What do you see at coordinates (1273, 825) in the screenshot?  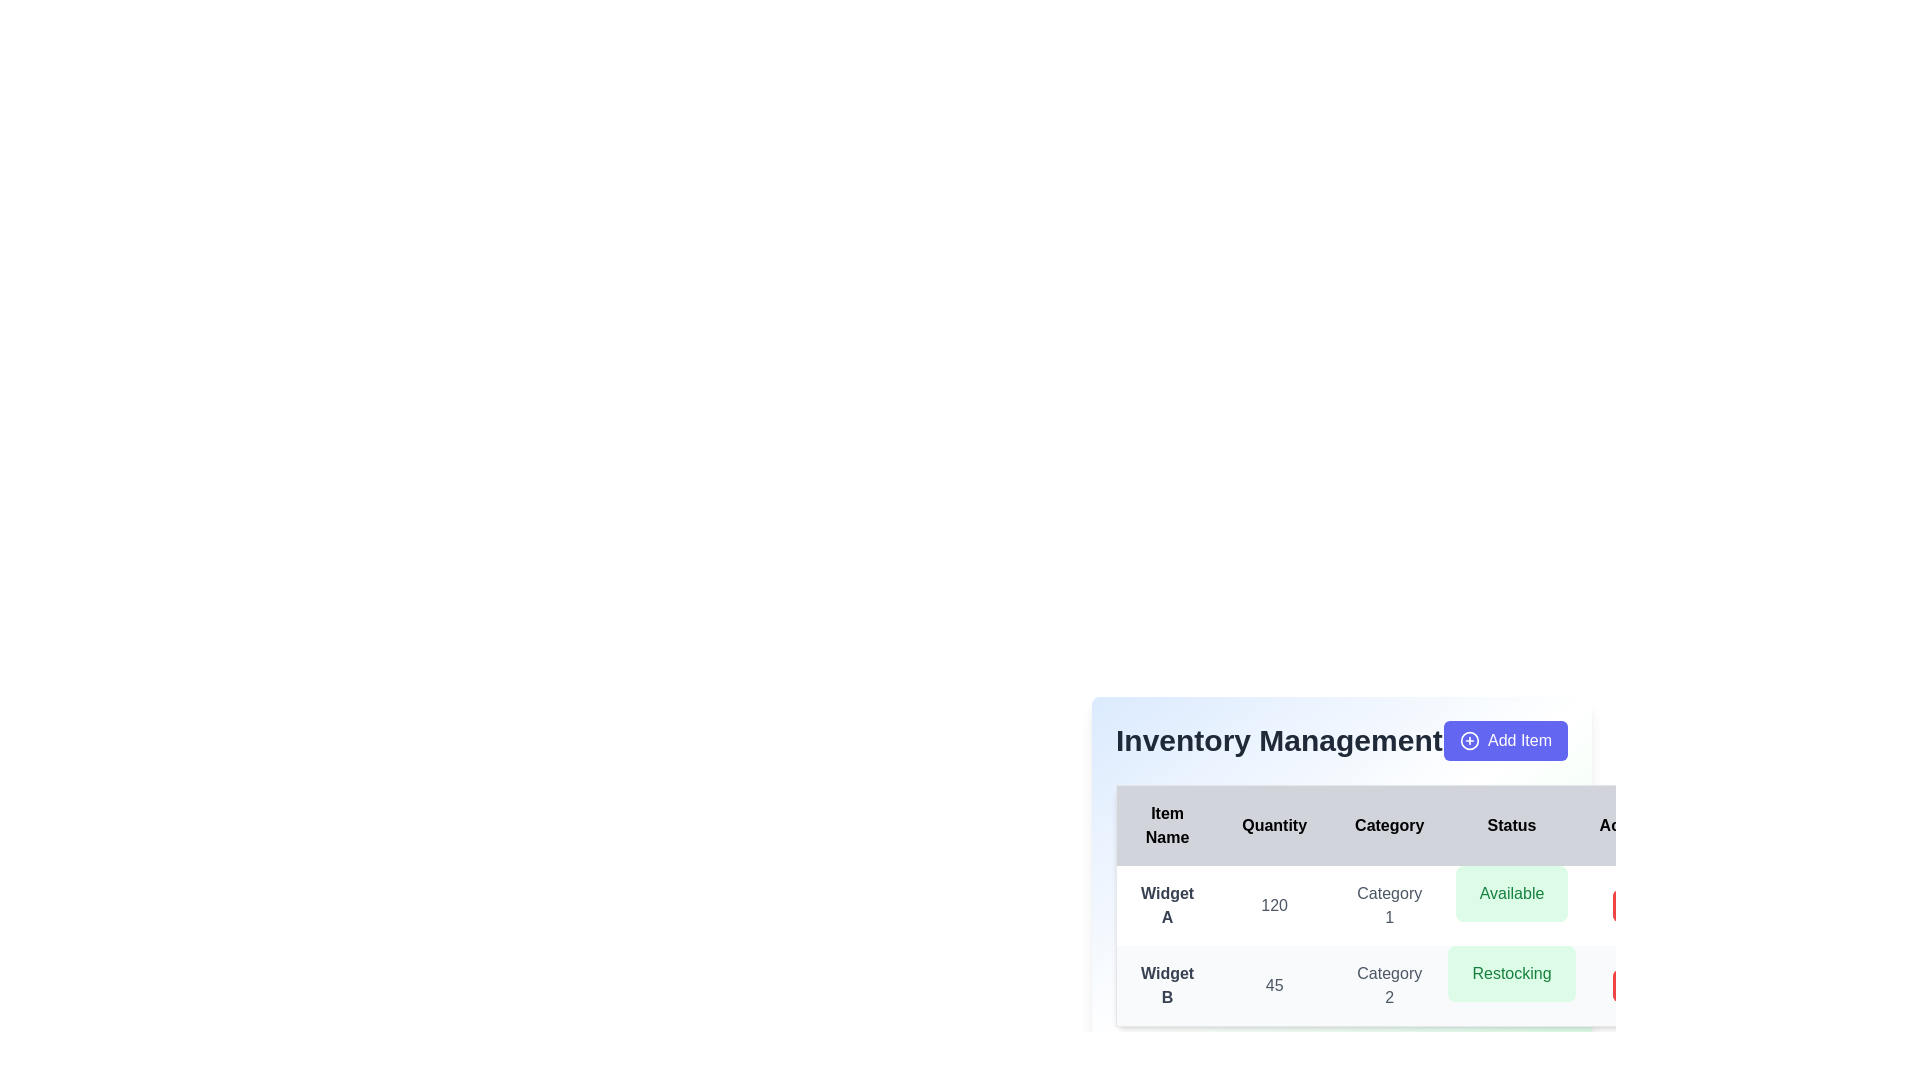 I see `the 'Quantity' column header cell in the Inventory Management table, which is positioned between 'Item Name' and 'Category'` at bounding box center [1273, 825].